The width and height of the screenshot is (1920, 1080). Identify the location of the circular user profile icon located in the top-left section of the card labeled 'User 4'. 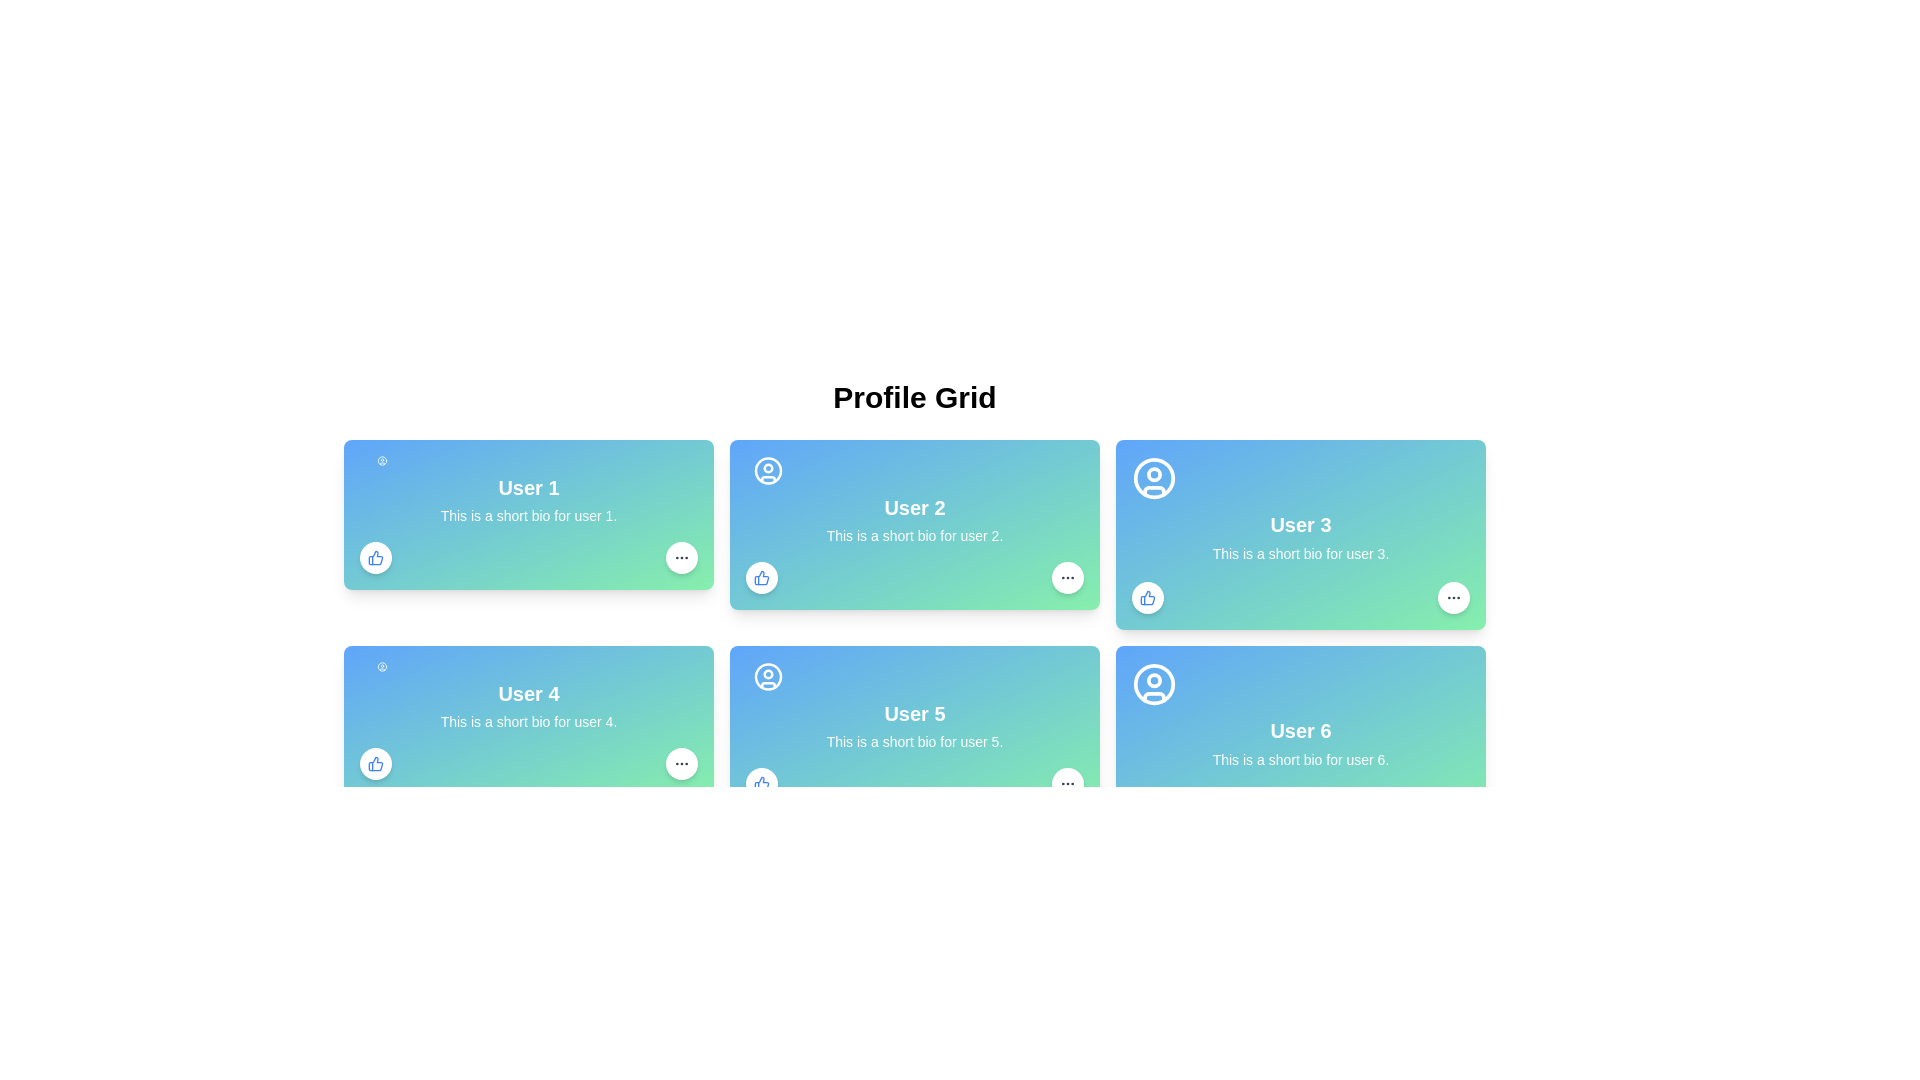
(382, 667).